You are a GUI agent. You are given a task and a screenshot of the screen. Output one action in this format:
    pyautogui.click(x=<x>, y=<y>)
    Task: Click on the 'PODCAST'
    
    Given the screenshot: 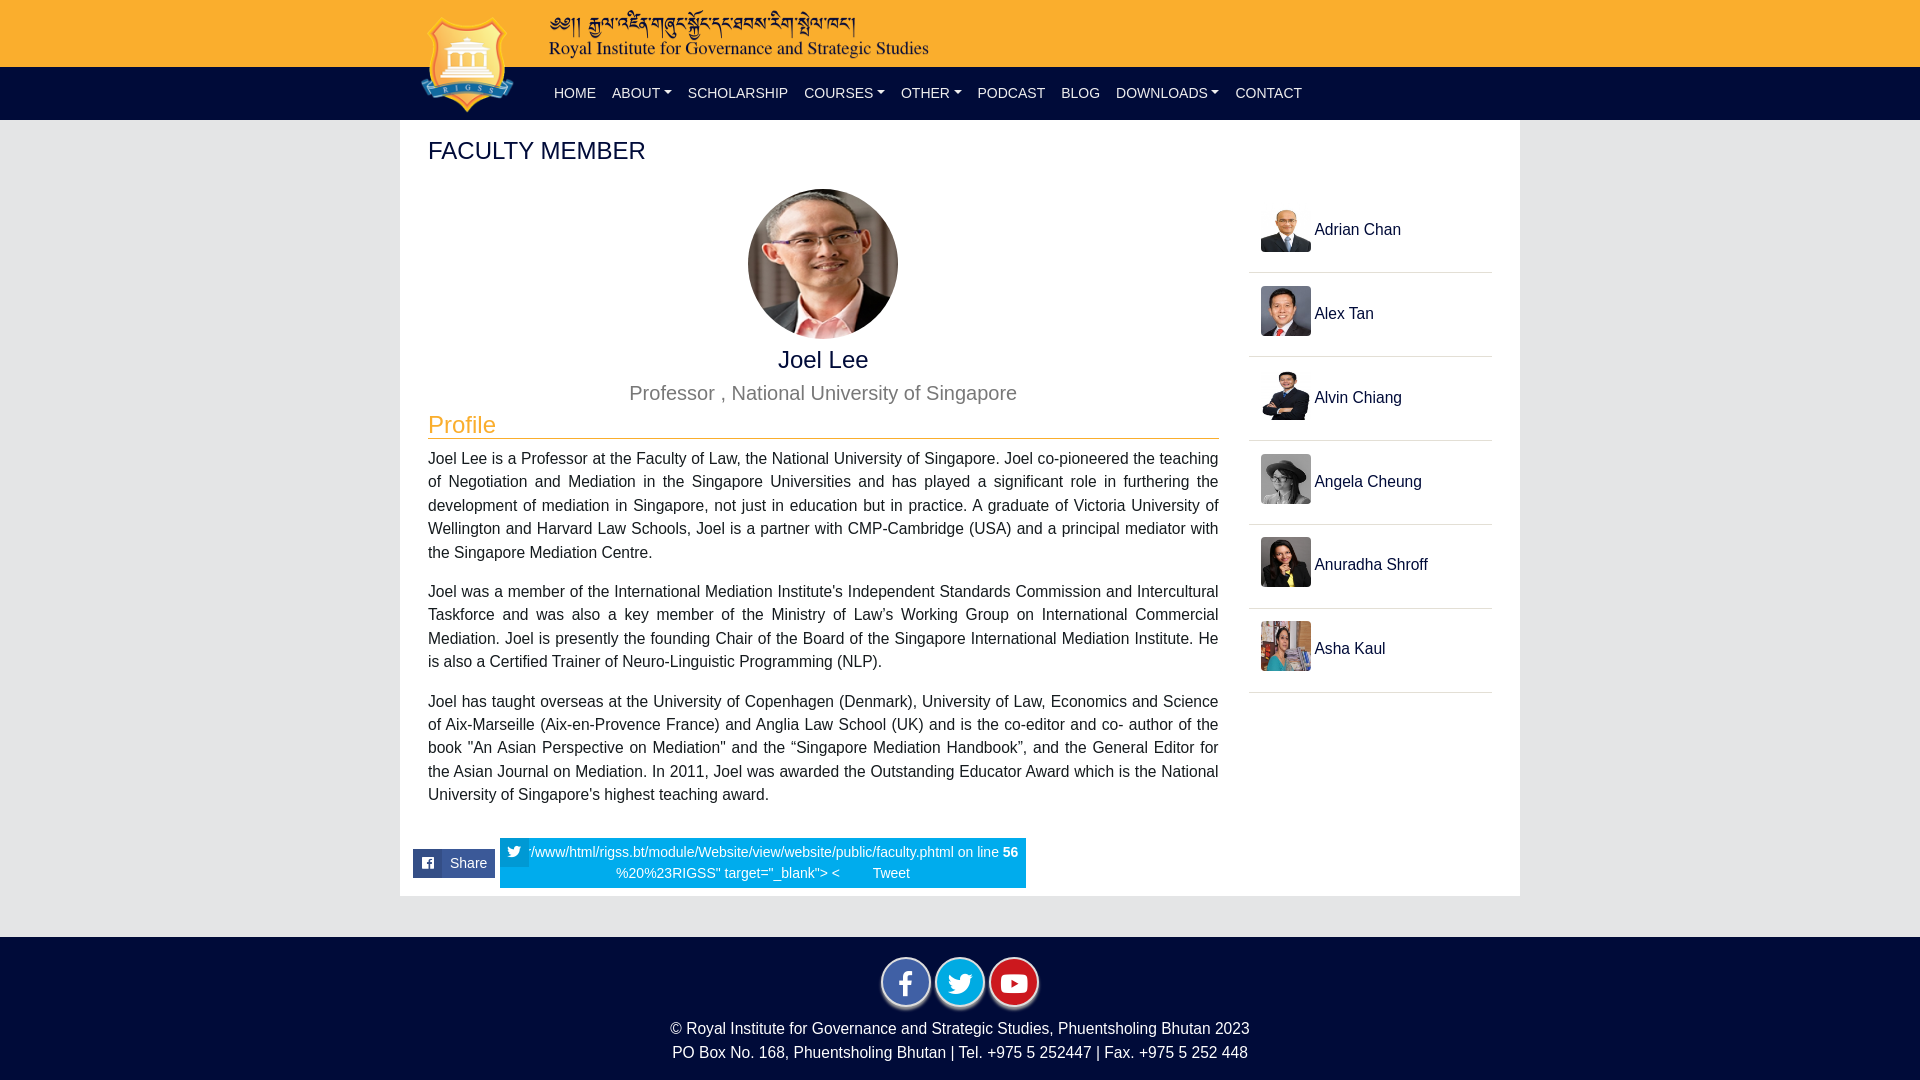 What is the action you would take?
    pyautogui.click(x=1012, y=93)
    